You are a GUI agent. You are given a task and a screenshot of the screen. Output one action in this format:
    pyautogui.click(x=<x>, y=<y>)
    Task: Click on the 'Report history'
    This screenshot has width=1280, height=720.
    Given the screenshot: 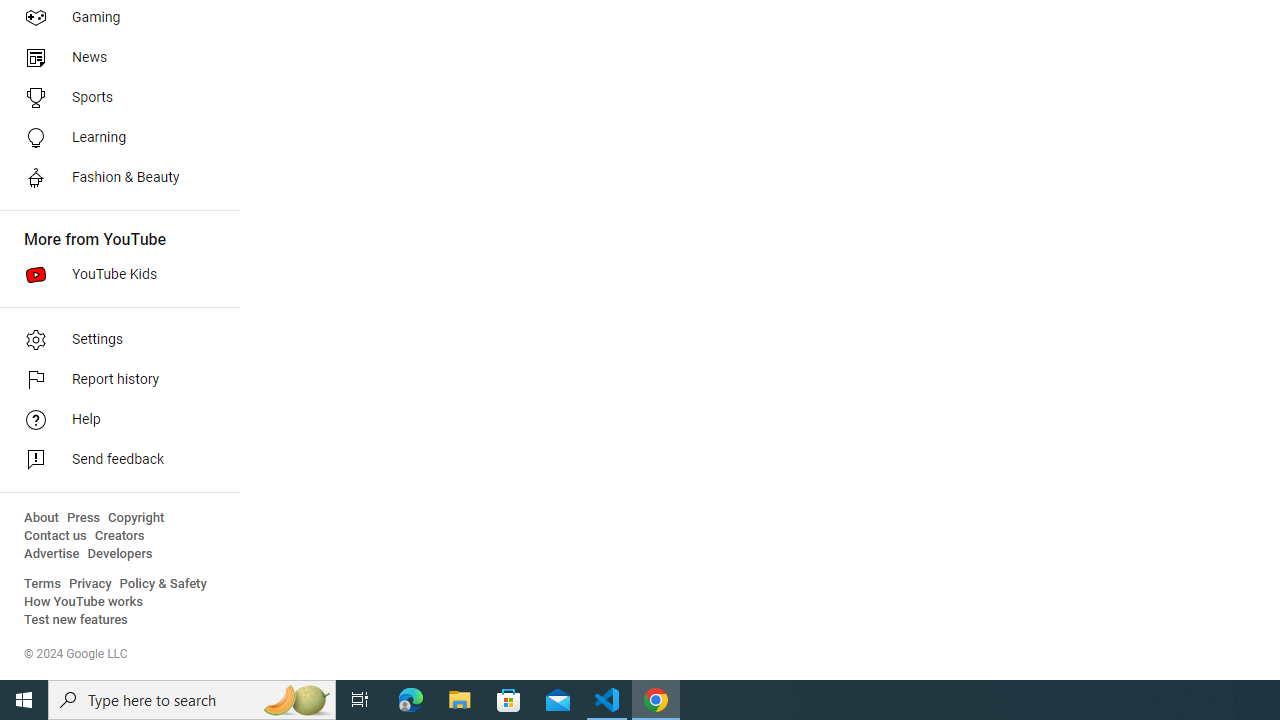 What is the action you would take?
    pyautogui.click(x=112, y=380)
    